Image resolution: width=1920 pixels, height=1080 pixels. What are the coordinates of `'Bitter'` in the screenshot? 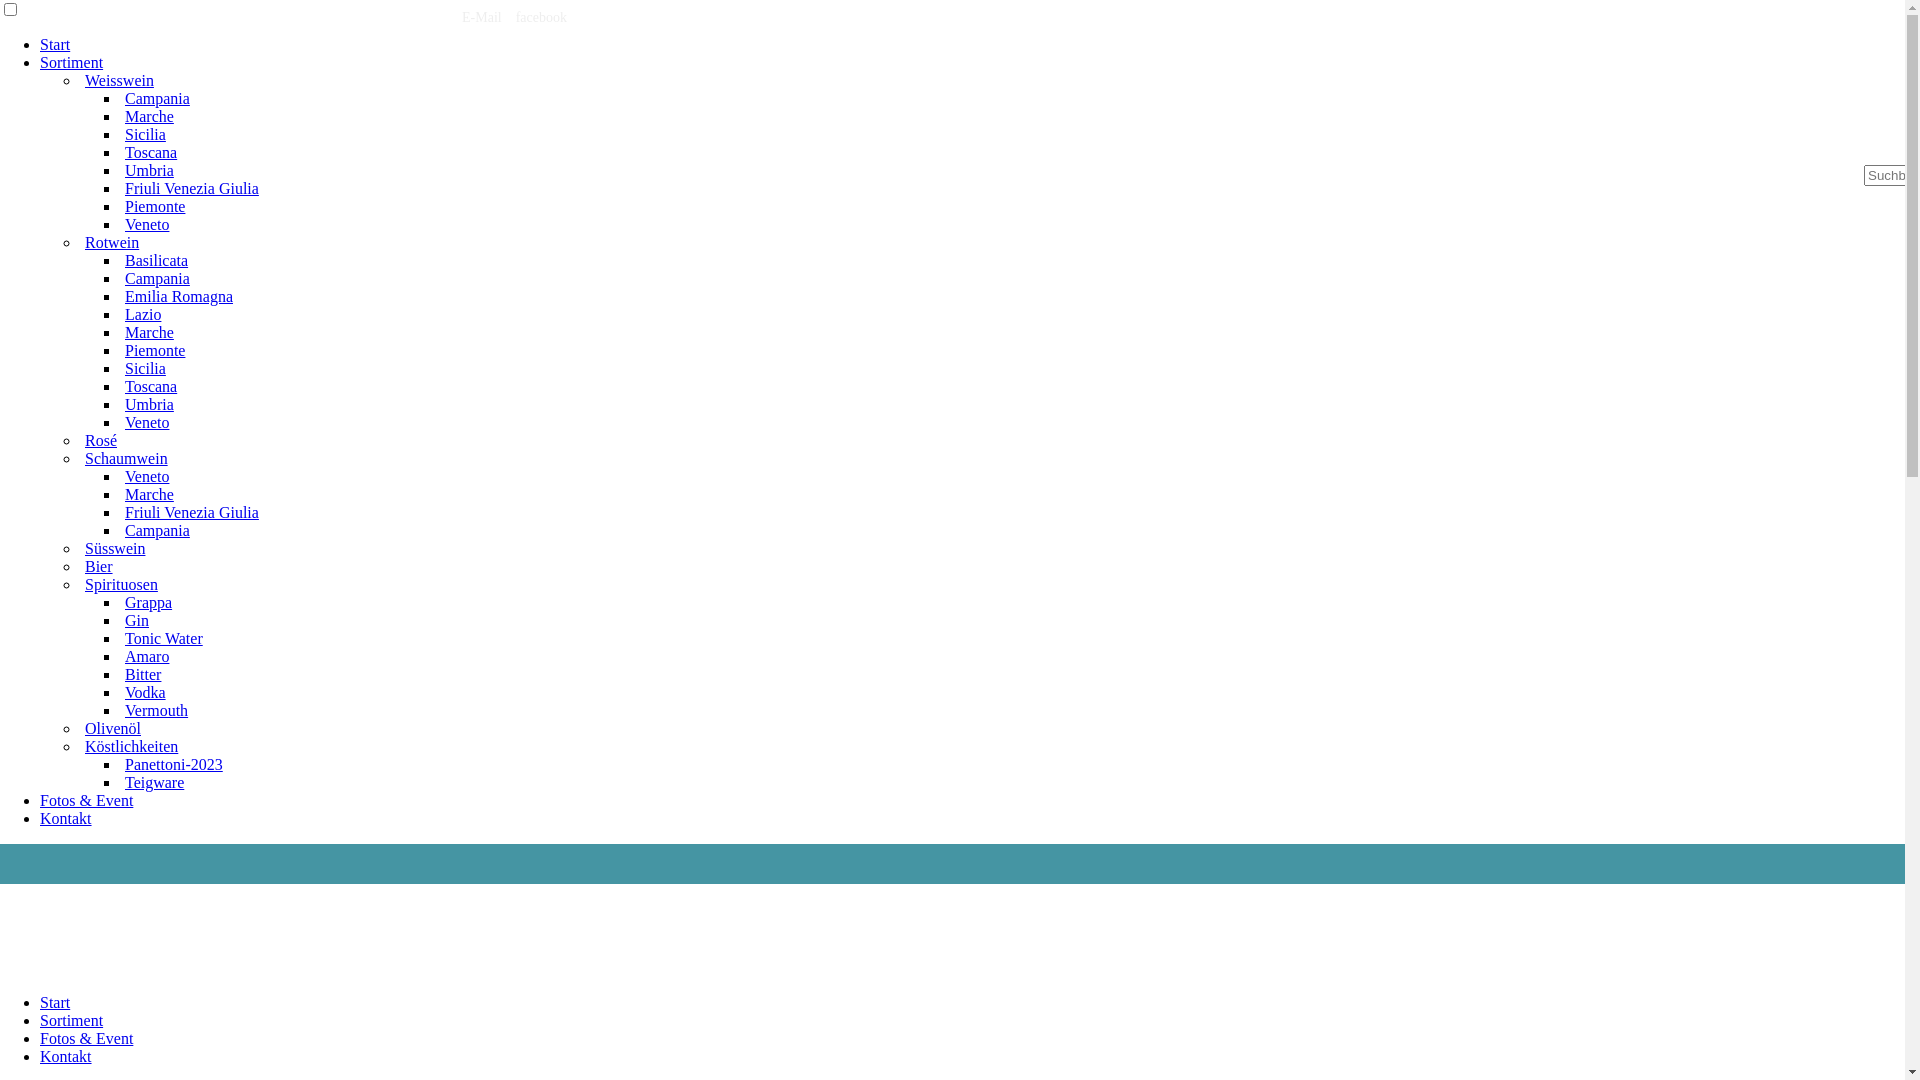 It's located at (142, 674).